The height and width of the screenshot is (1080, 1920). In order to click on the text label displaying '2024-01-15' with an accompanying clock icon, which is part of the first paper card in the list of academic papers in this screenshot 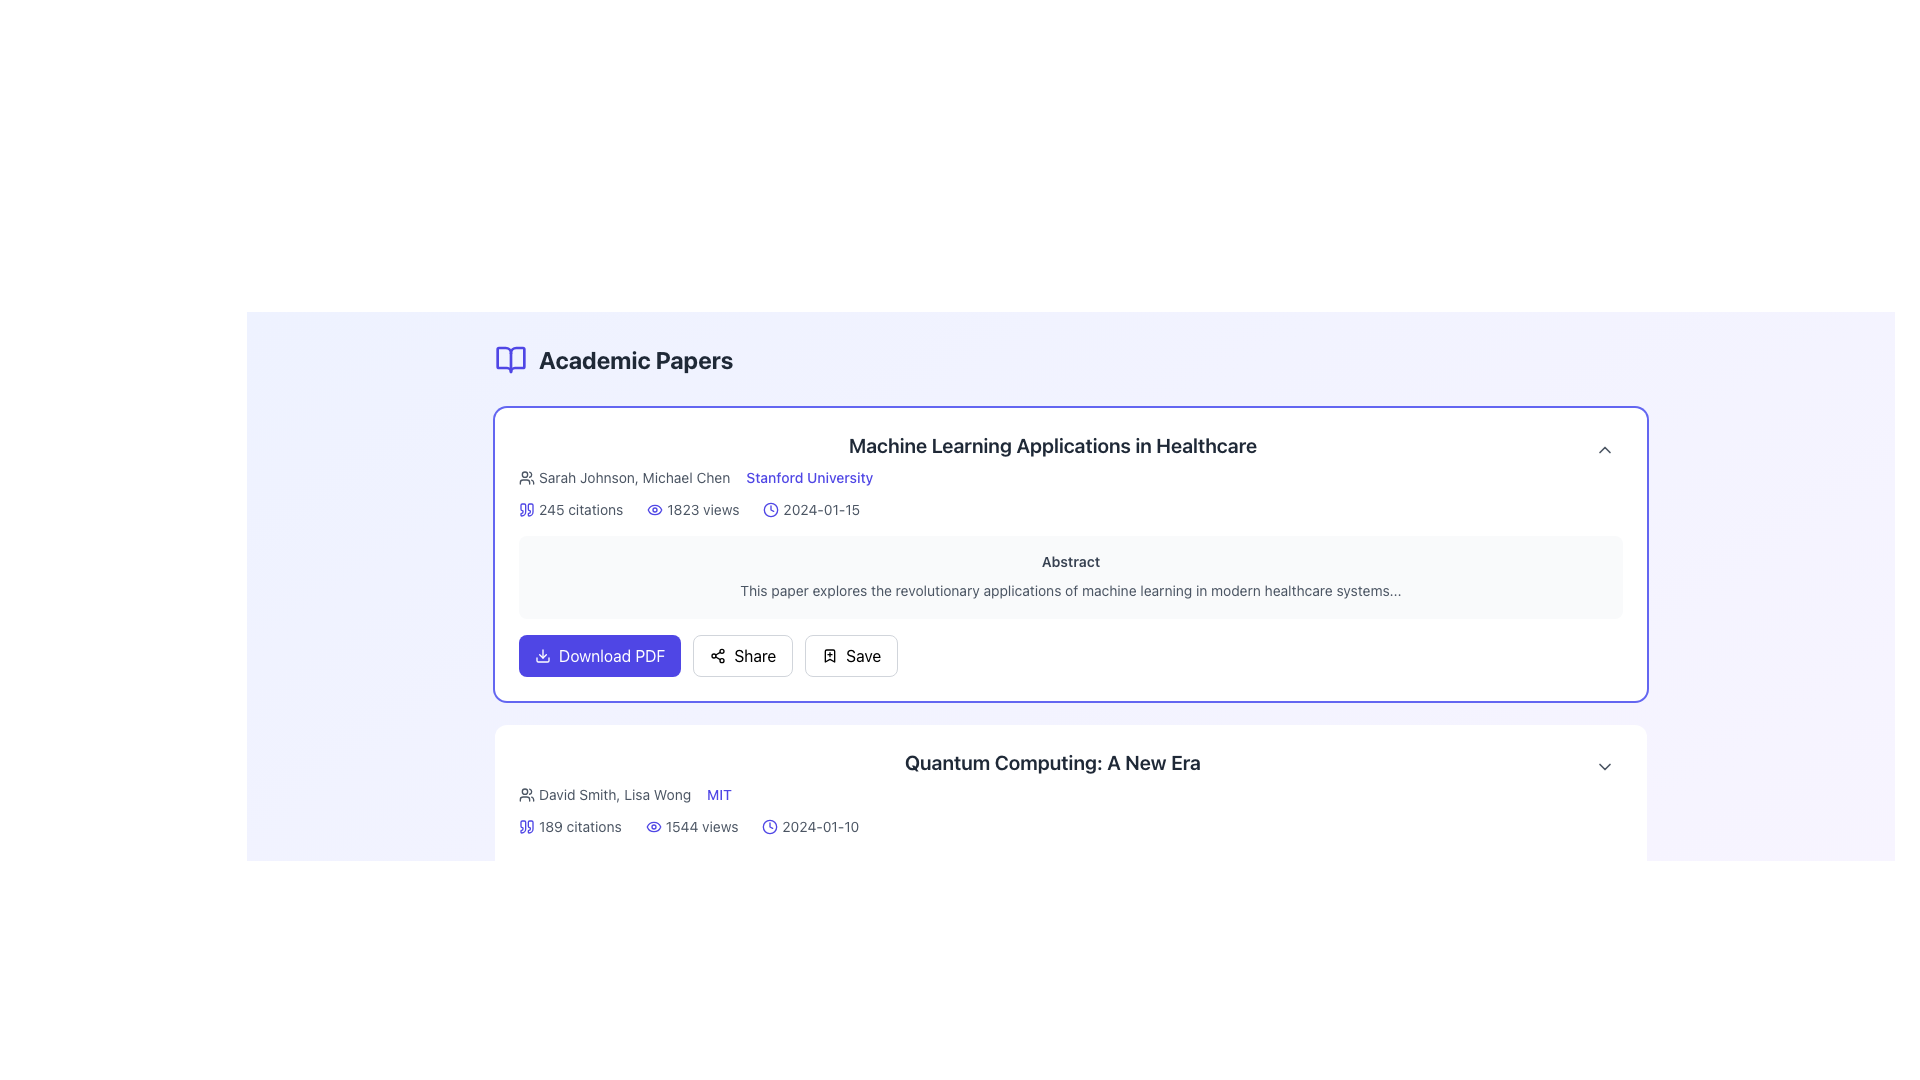, I will do `click(811, 508)`.